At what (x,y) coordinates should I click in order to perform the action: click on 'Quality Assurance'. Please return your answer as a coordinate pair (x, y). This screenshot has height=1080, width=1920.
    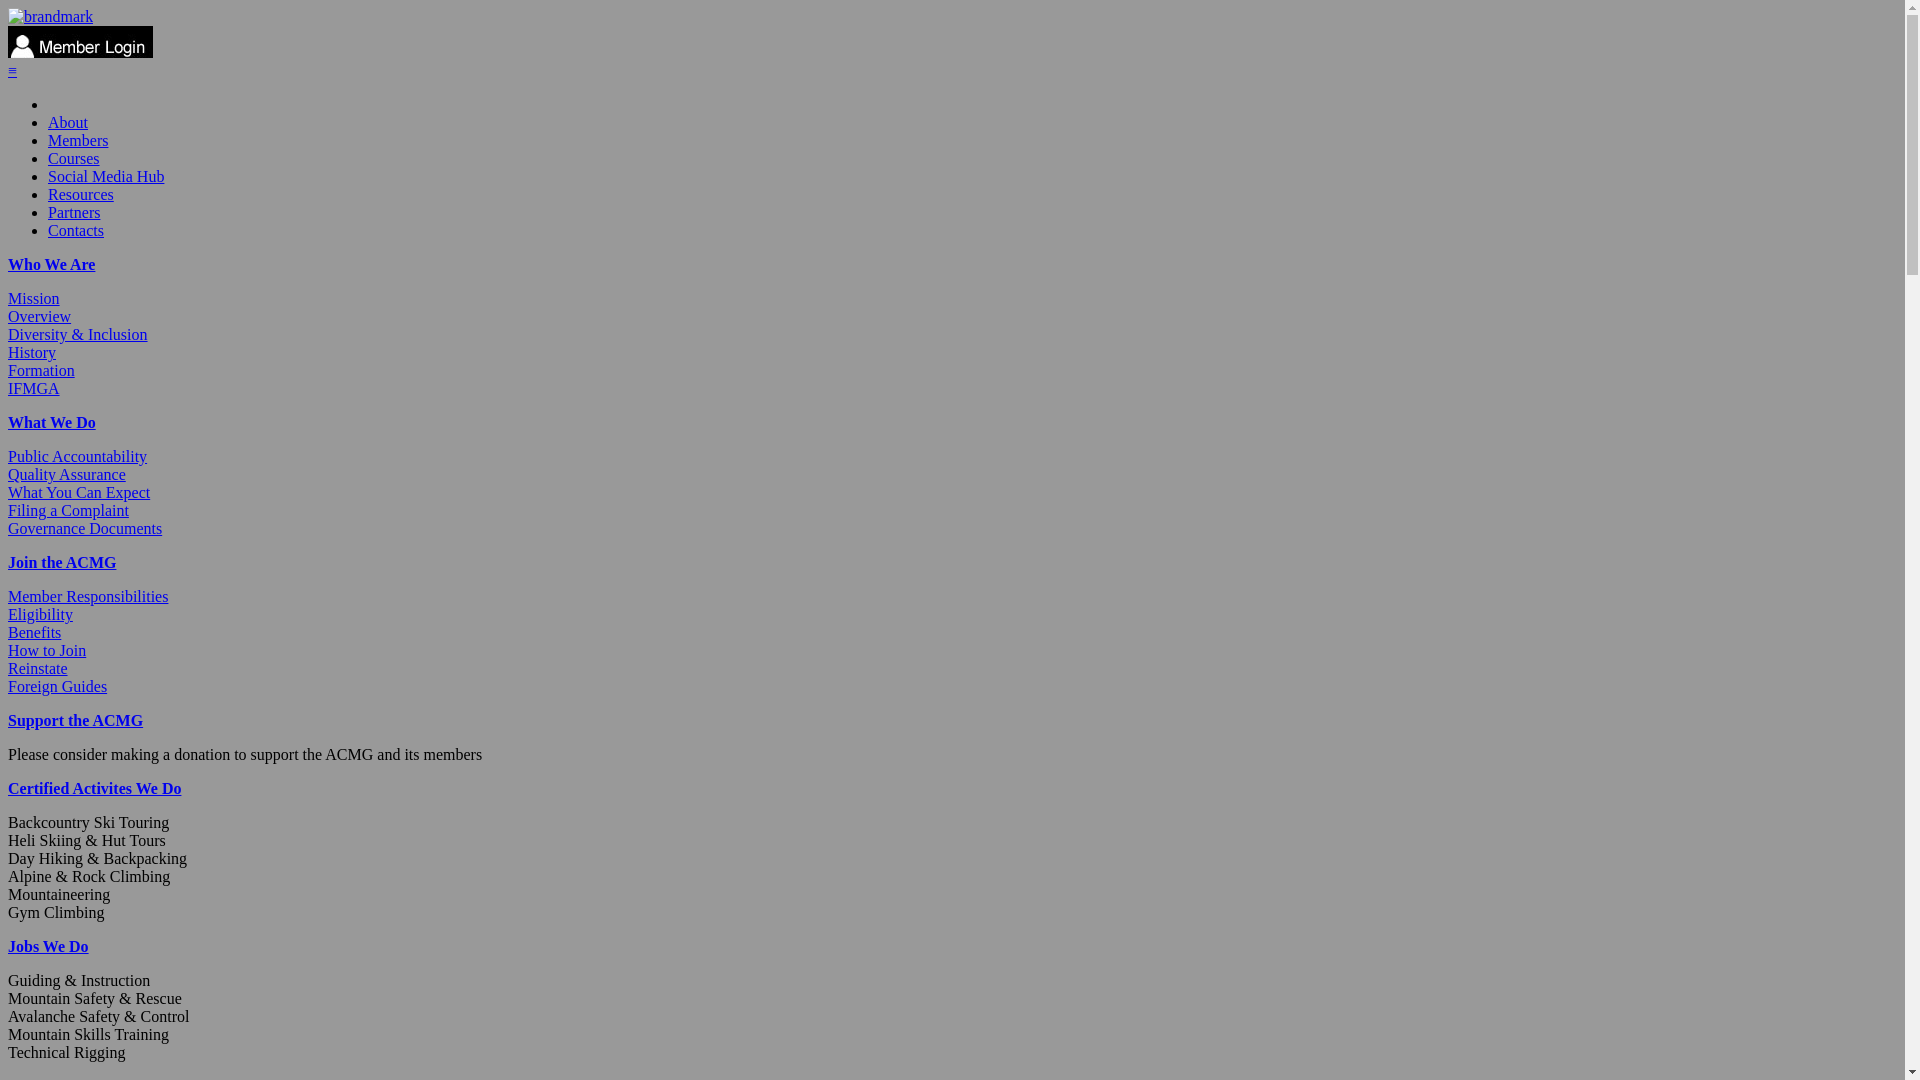
    Looking at the image, I should click on (67, 474).